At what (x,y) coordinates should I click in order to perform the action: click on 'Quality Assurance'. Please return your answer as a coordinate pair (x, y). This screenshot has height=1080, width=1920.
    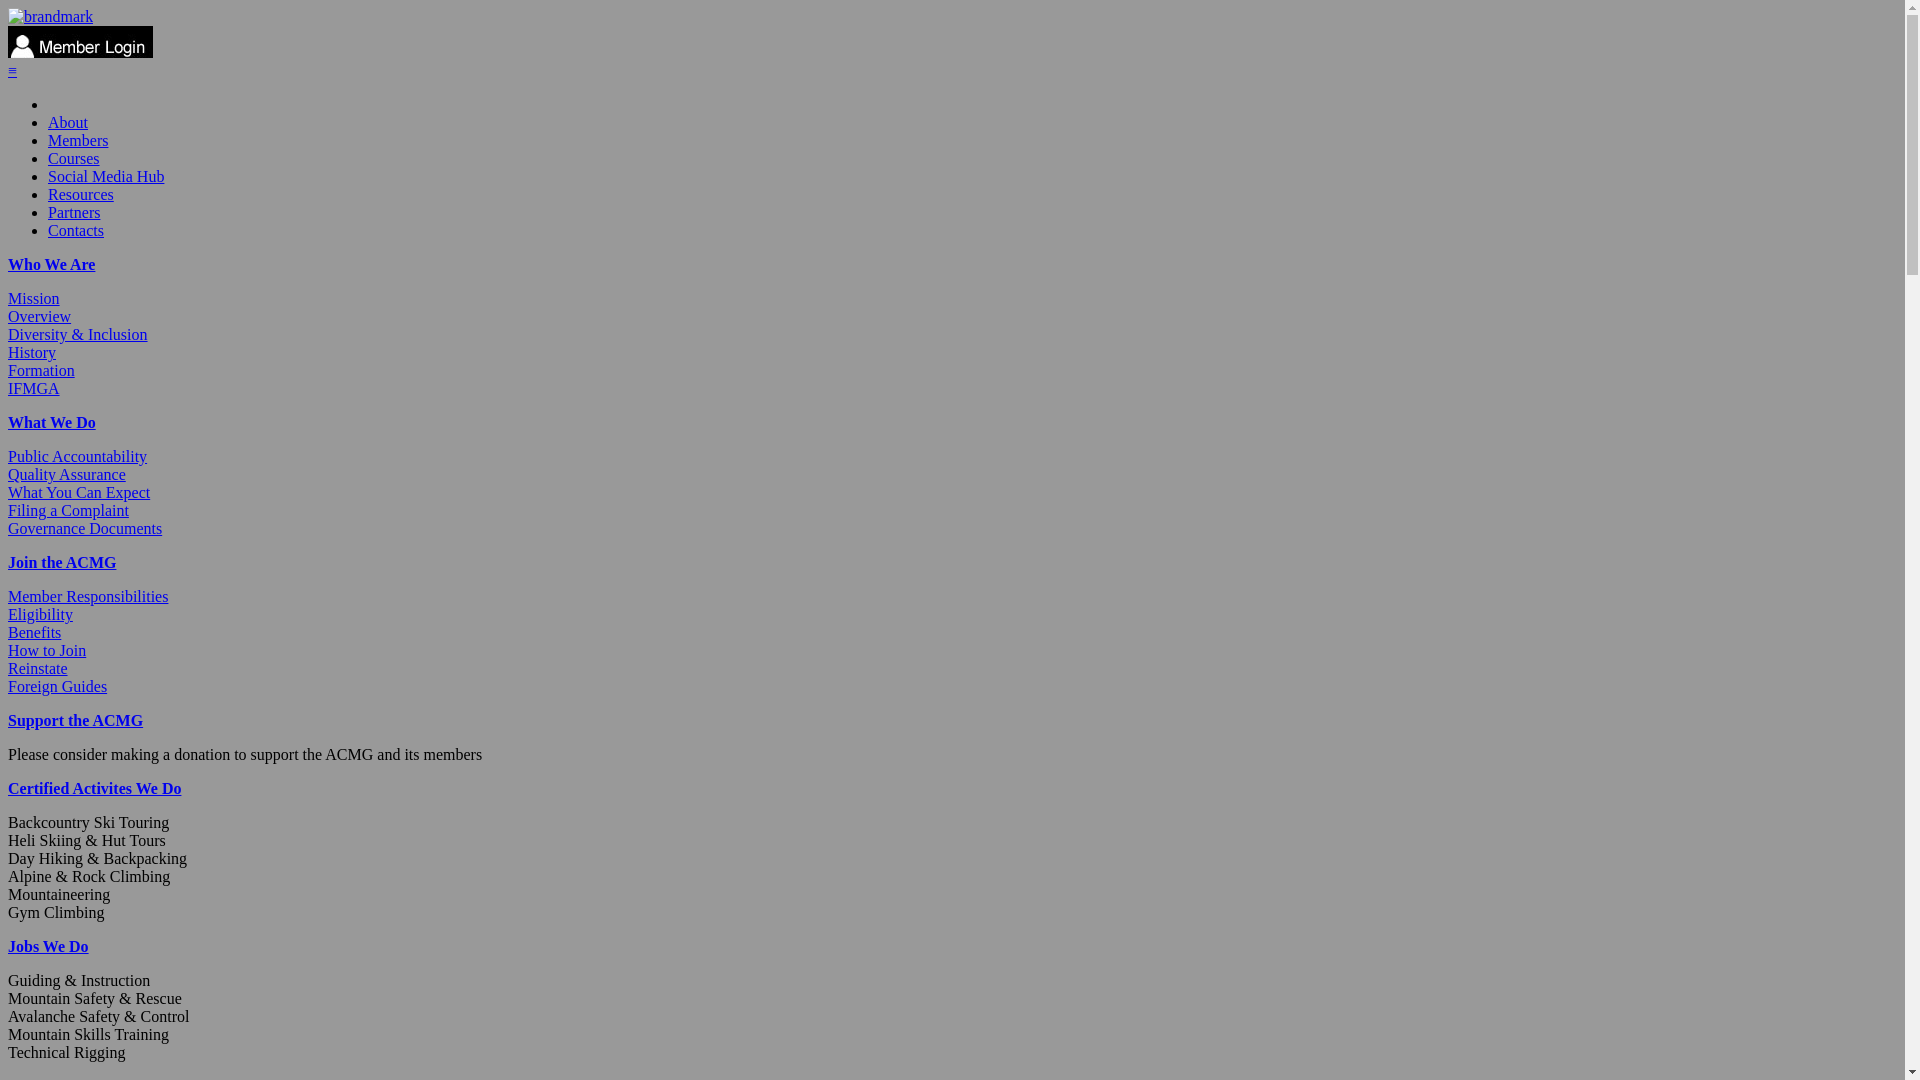
    Looking at the image, I should click on (67, 474).